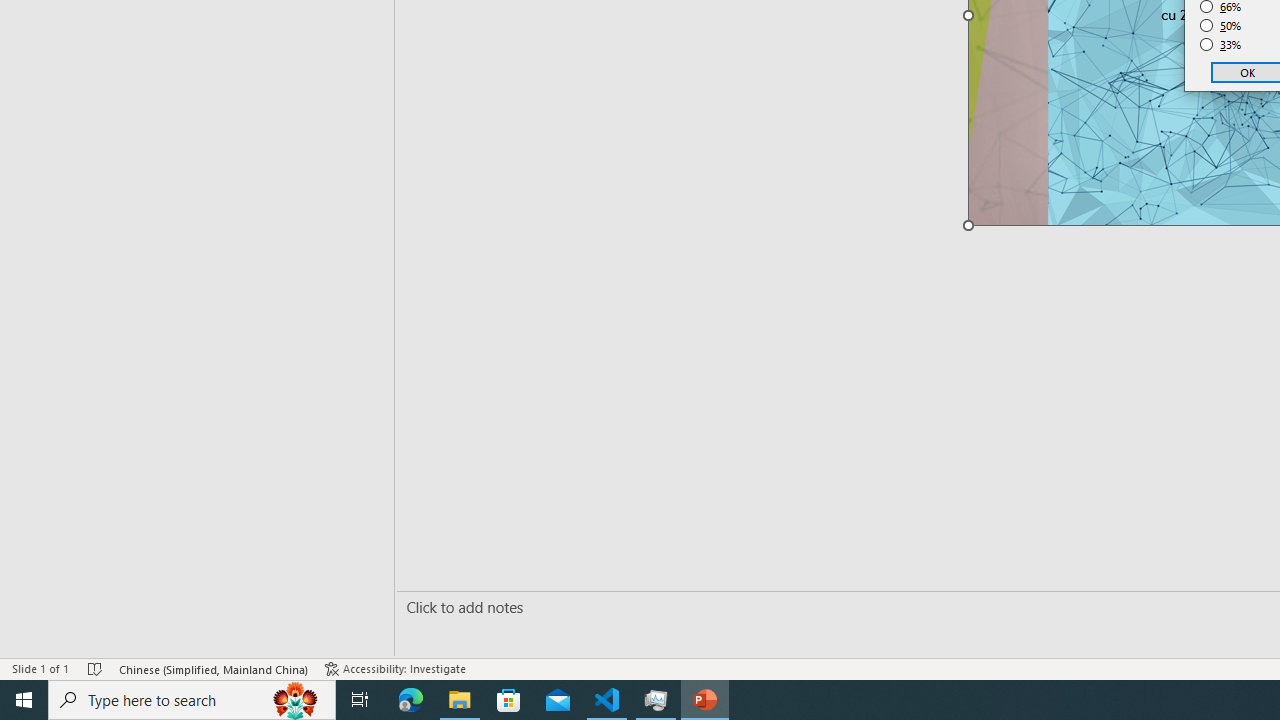 This screenshot has height=720, width=1280. Describe the element at coordinates (95, 669) in the screenshot. I see `'Spell Check No Errors'` at that location.